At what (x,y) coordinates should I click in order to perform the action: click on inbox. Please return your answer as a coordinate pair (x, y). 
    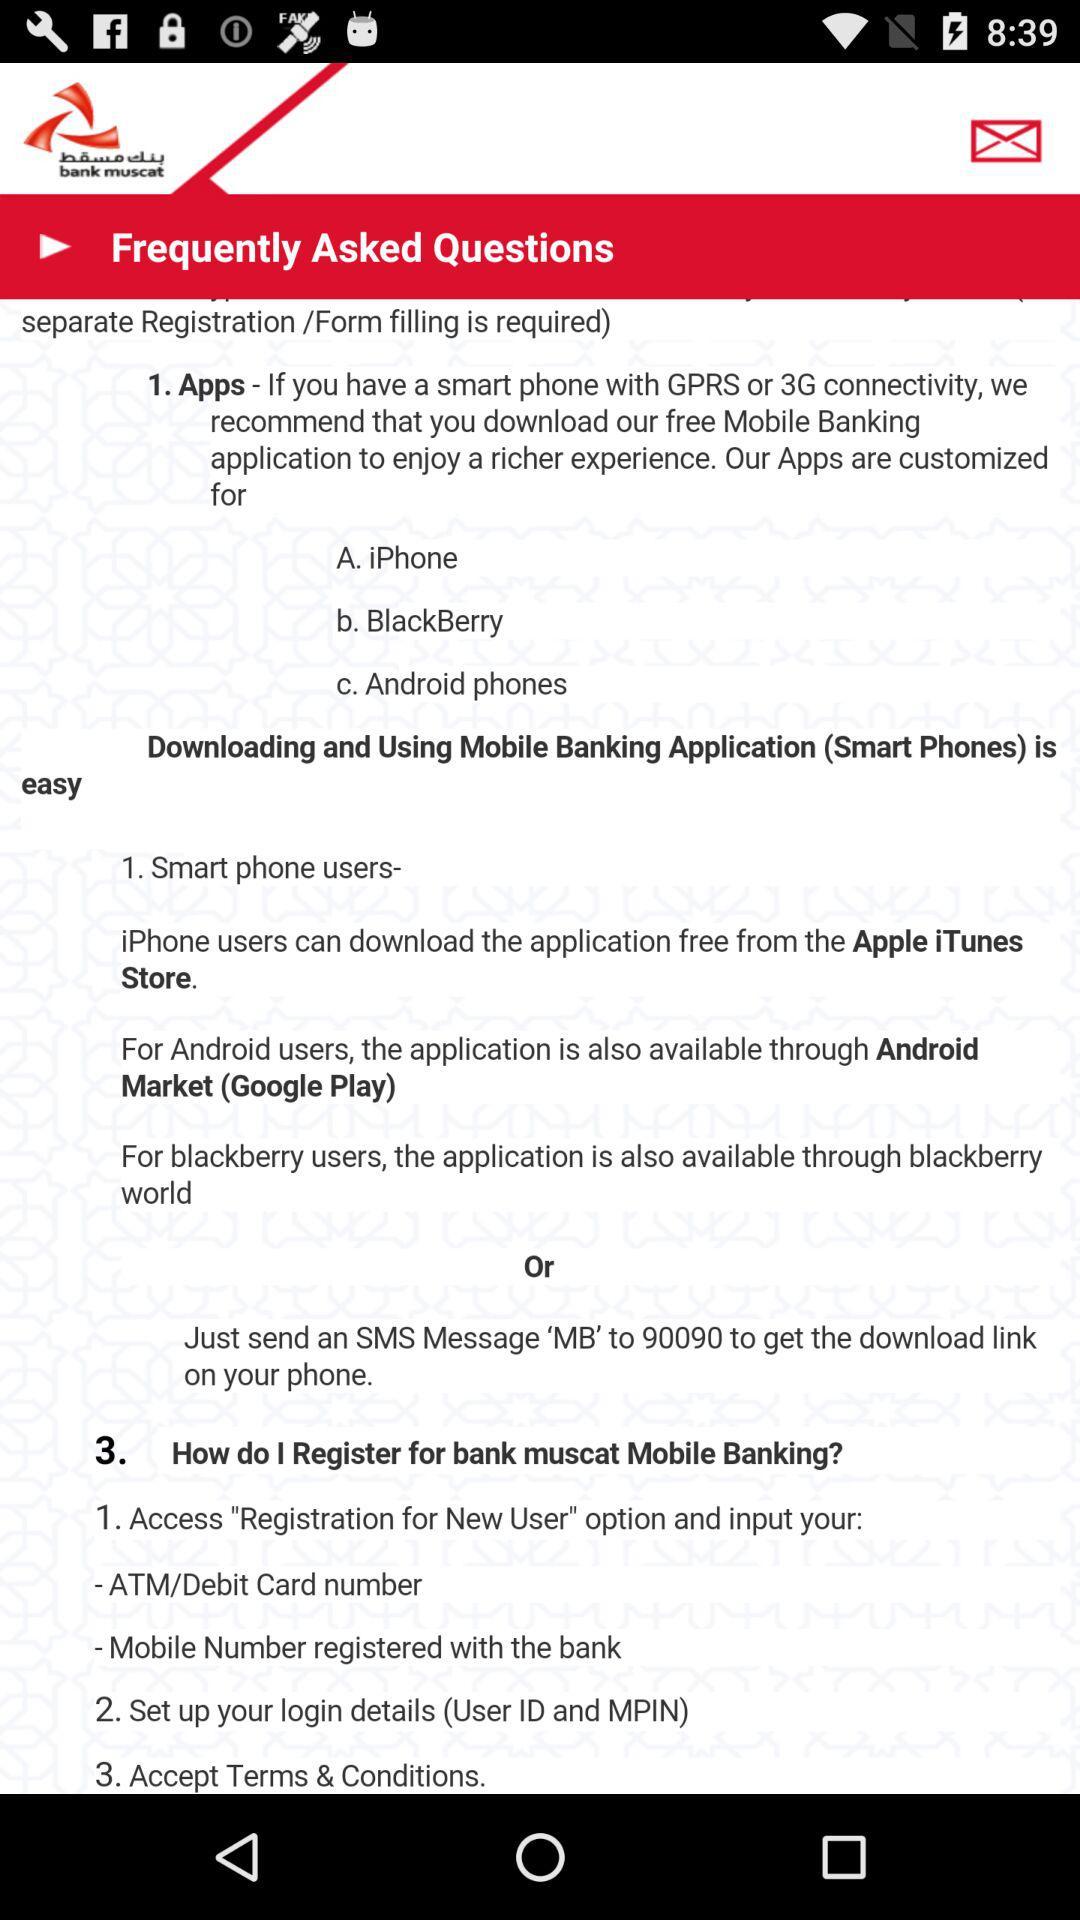
    Looking at the image, I should click on (1011, 133).